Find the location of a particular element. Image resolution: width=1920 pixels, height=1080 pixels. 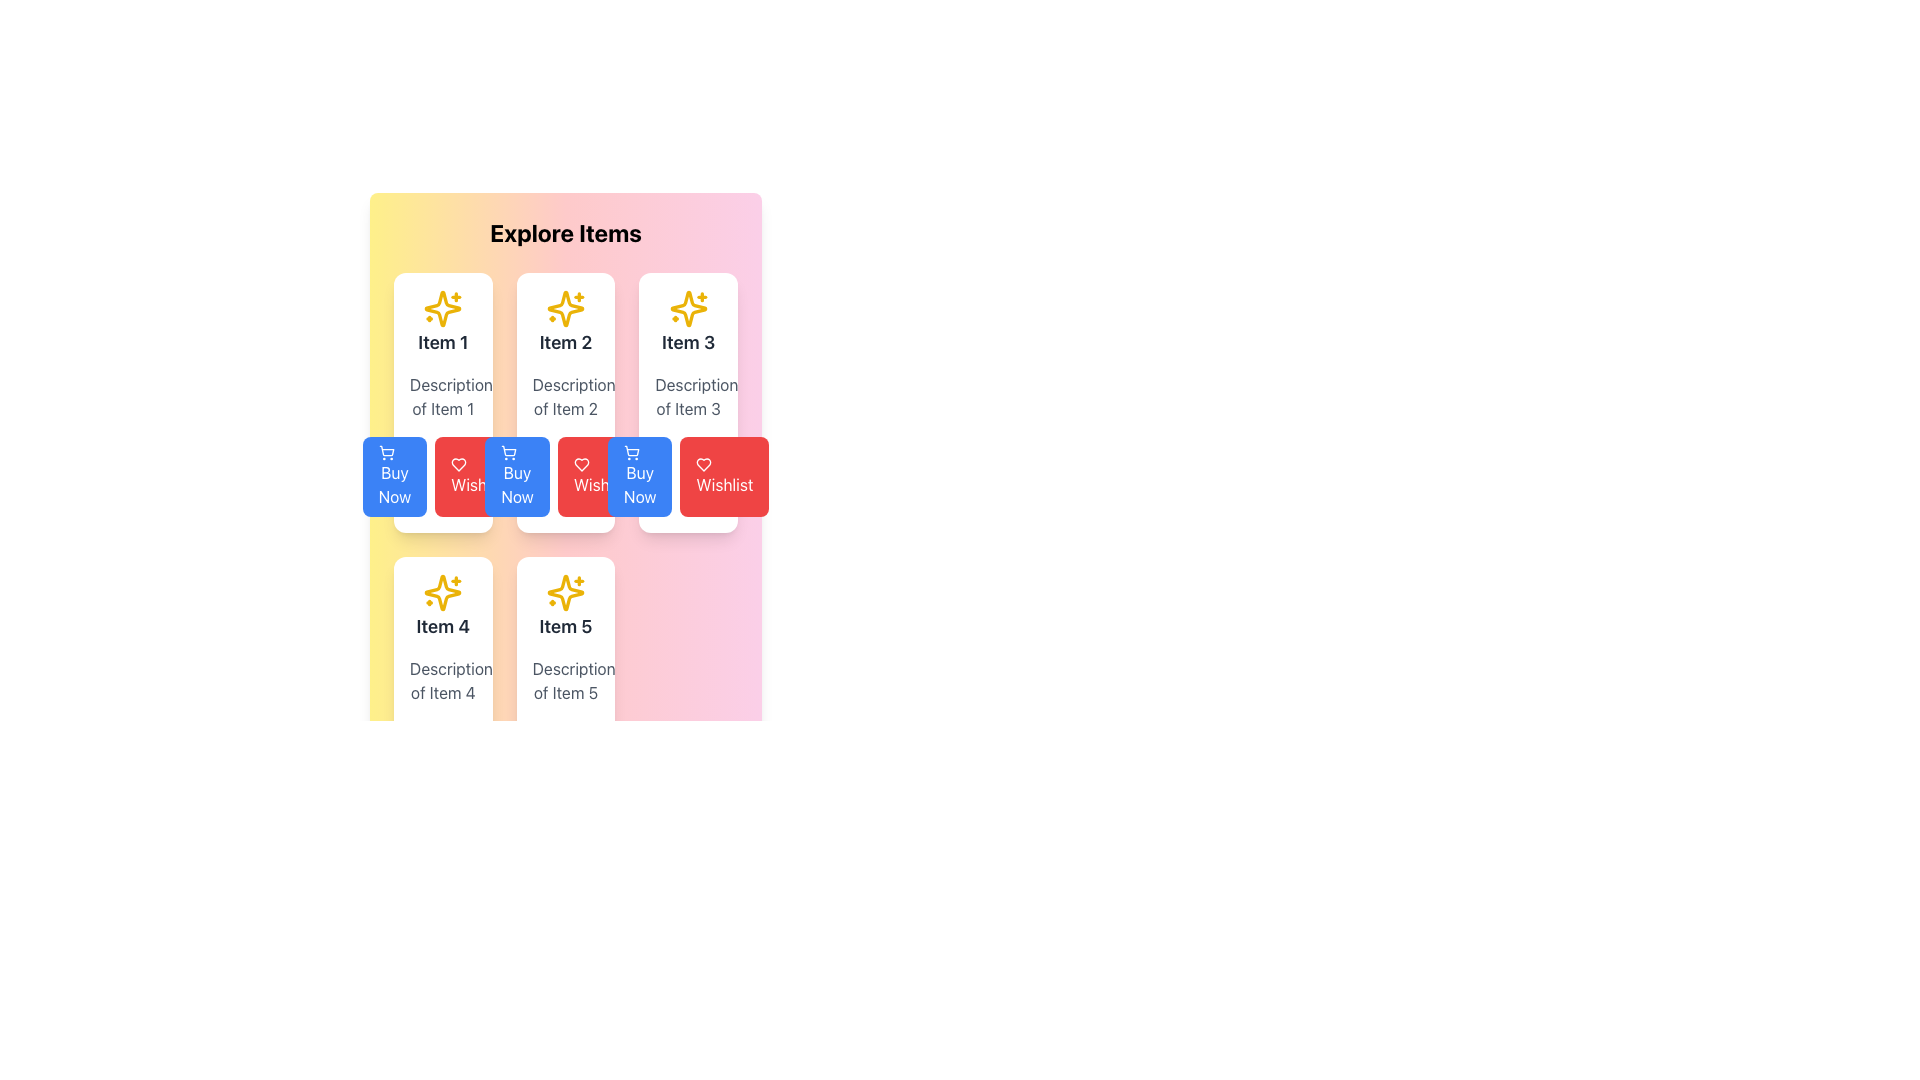

the Text Label displaying 'Item 3', which is positioned below the sparkles icon and above the description text and action buttons in the third column of a 2x3 grid is located at coordinates (688, 342).